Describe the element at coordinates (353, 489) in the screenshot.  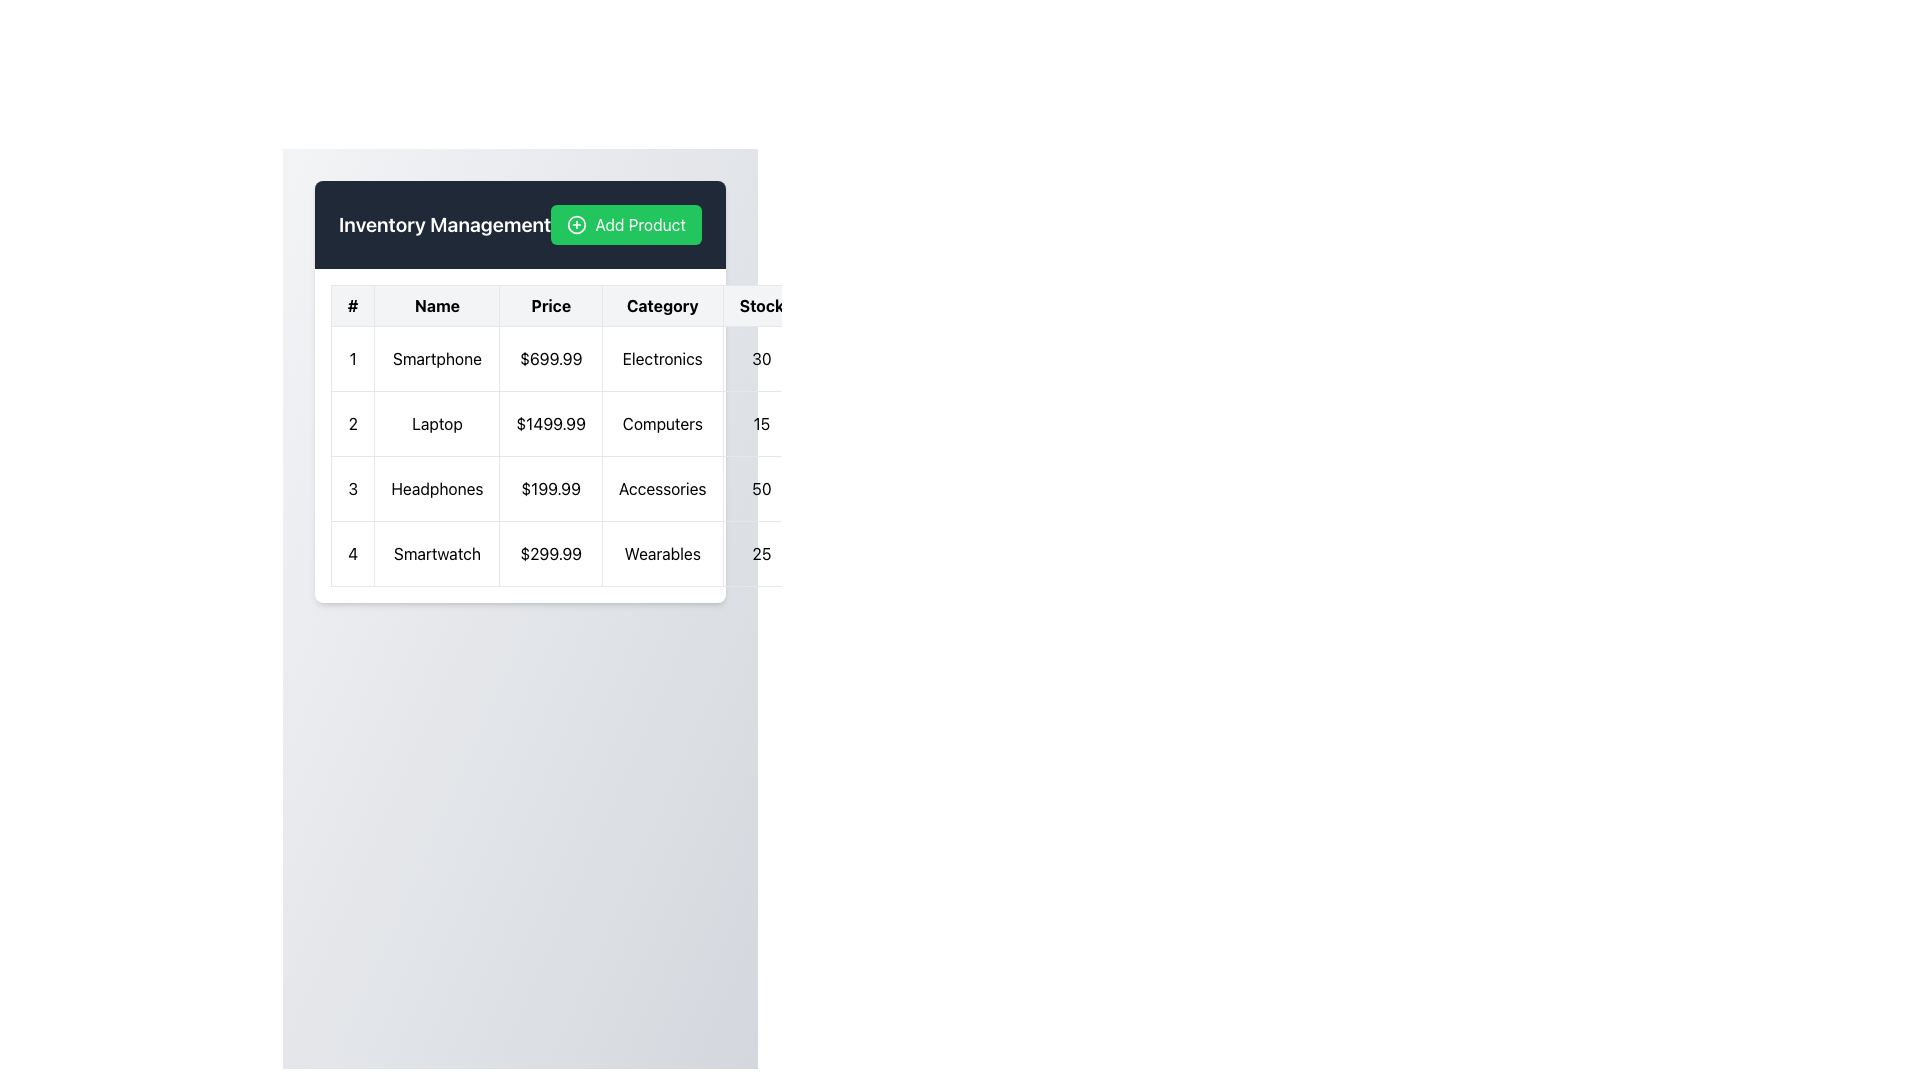
I see `number '3' located in the first cell of the third row in the table under the '#' column` at that location.